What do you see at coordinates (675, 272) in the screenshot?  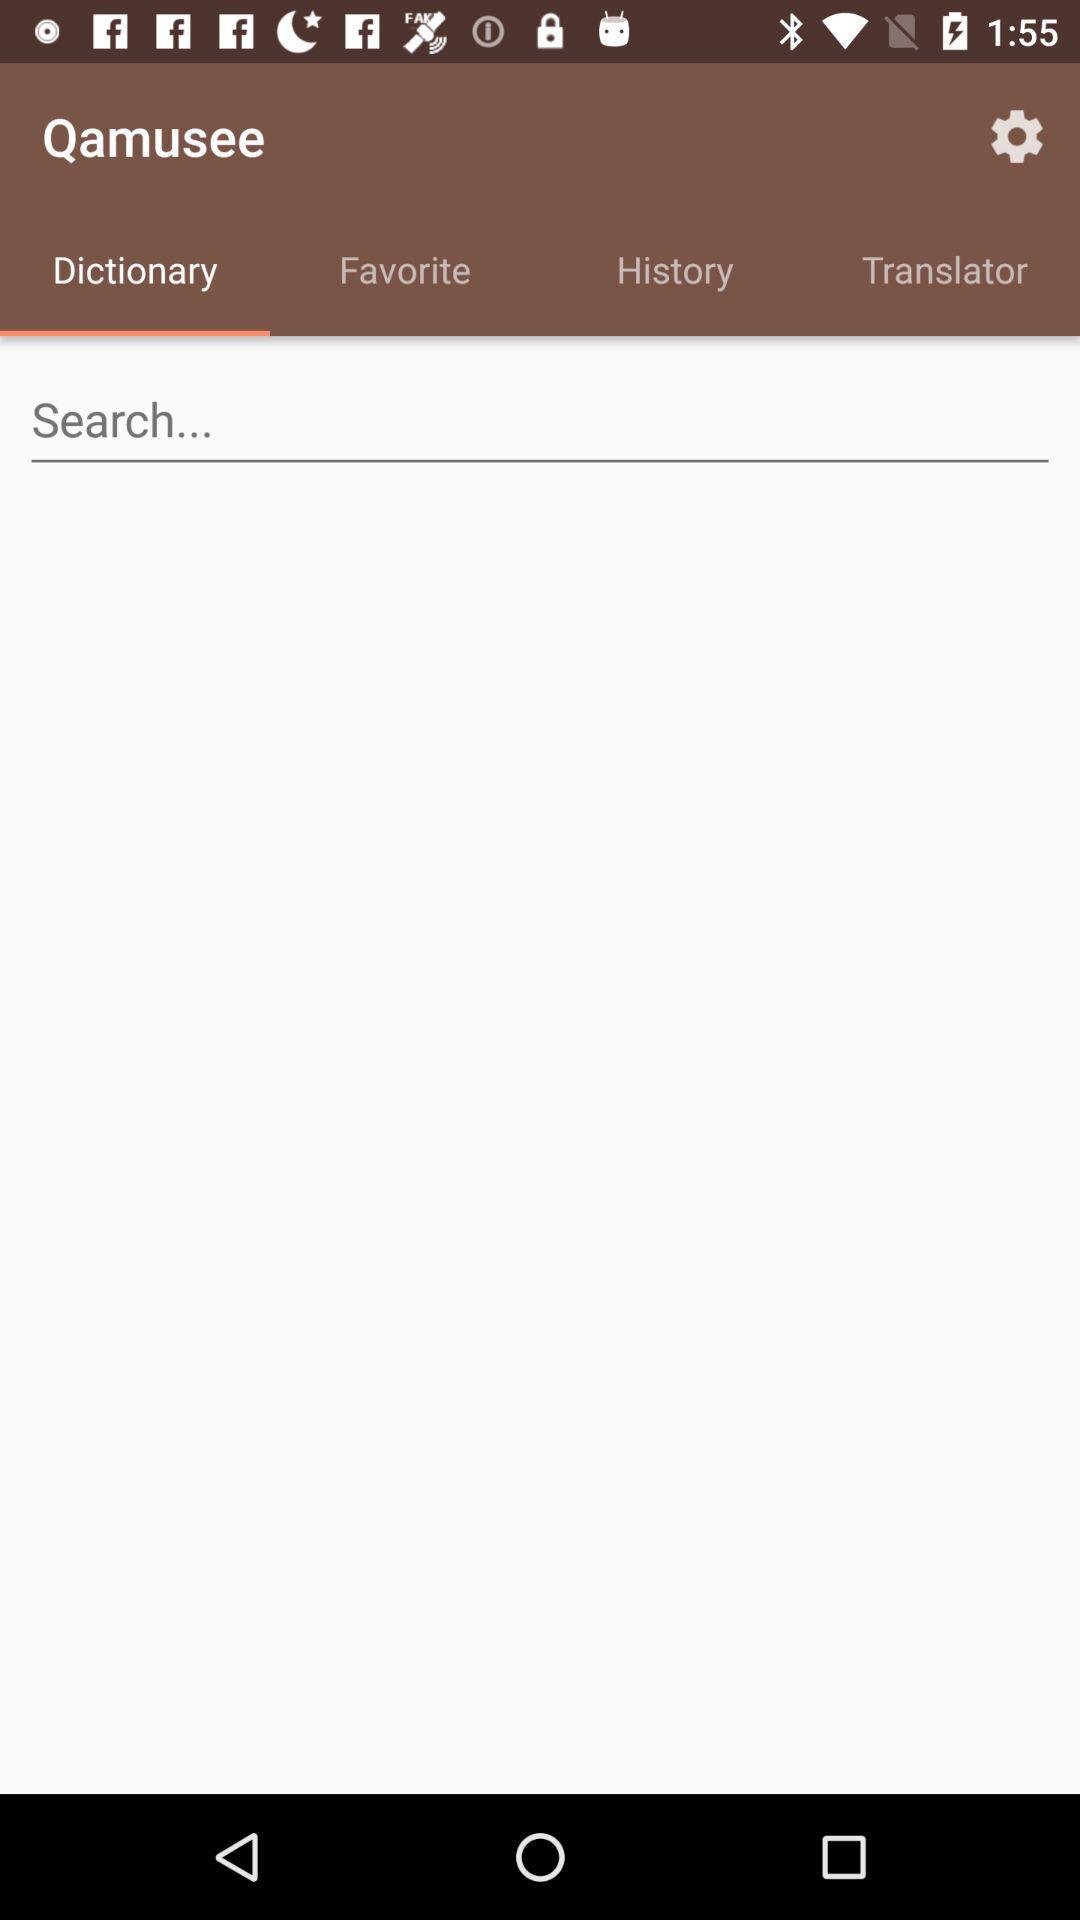 I see `the history` at bounding box center [675, 272].